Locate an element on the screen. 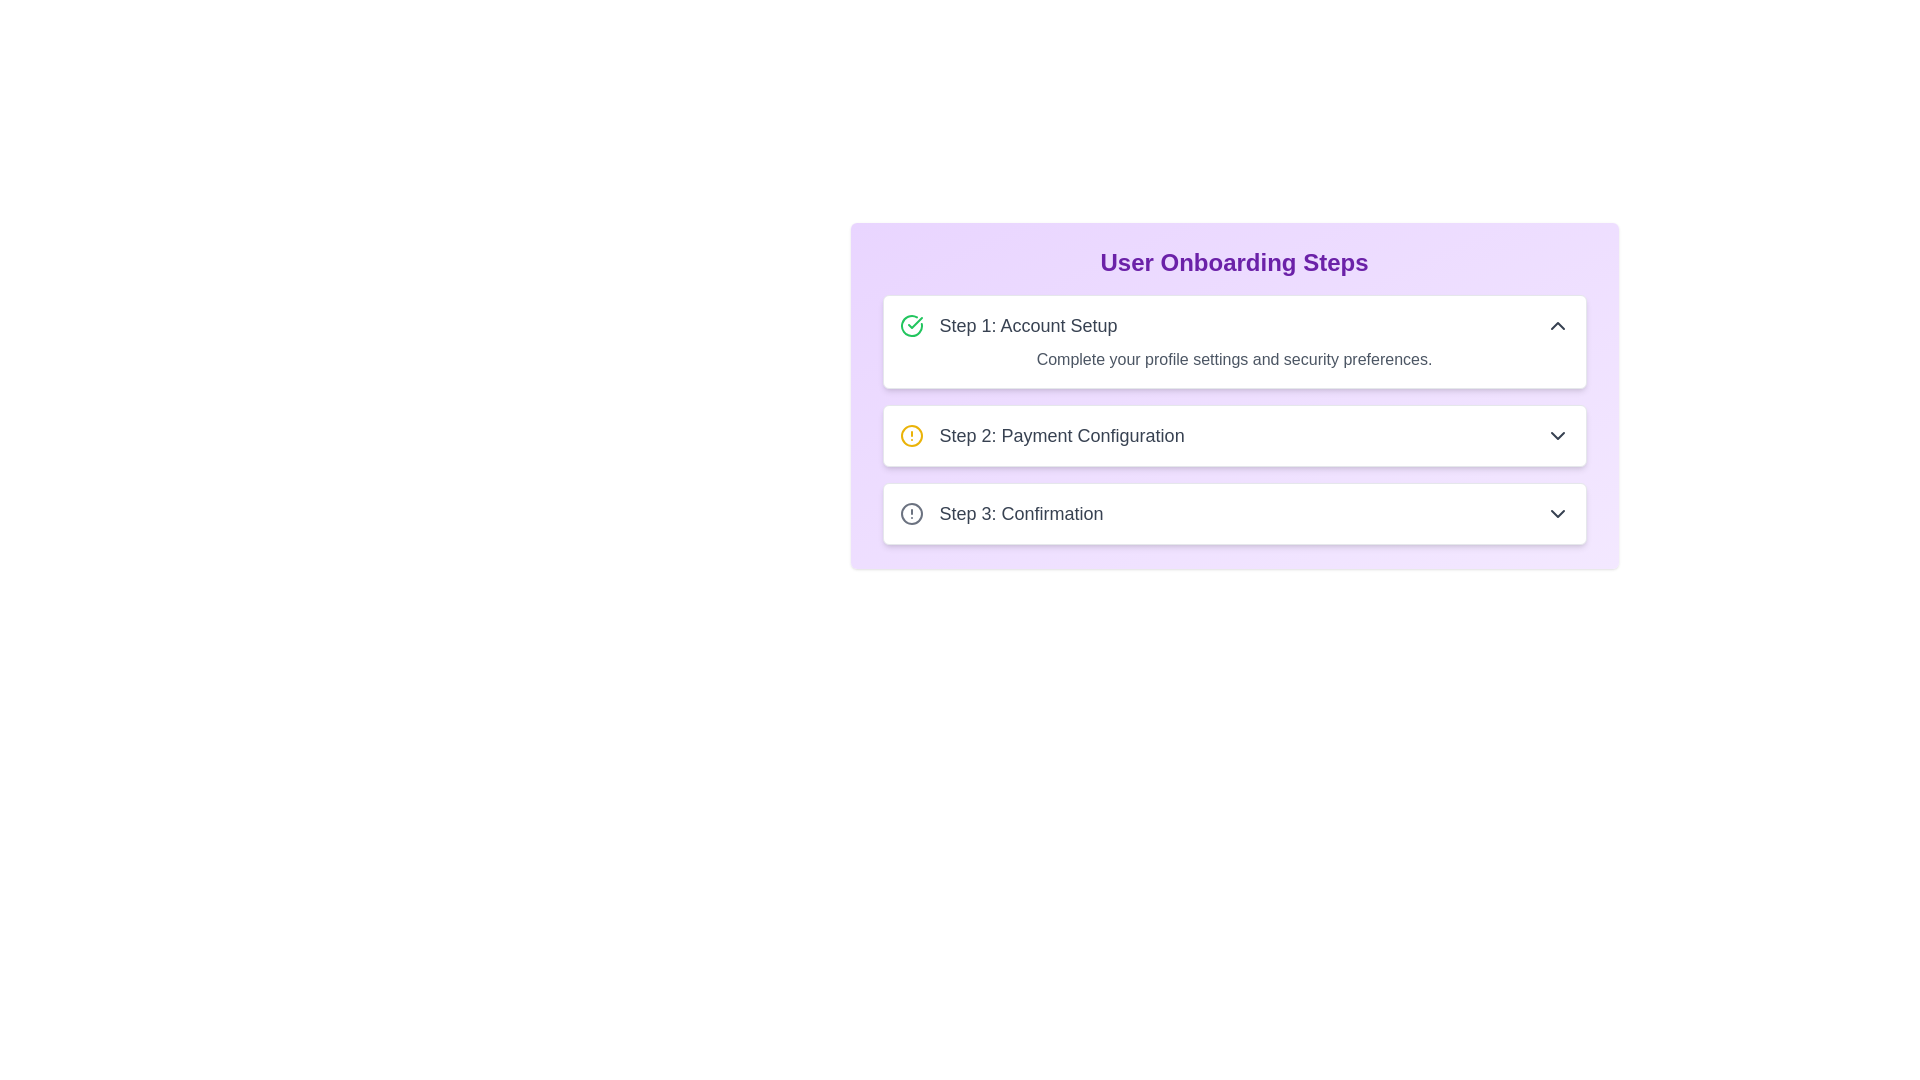 The width and height of the screenshot is (1920, 1080). the toggle icon on the far-right side of the 'Step 2: Payment Configuration' section is located at coordinates (1556, 434).